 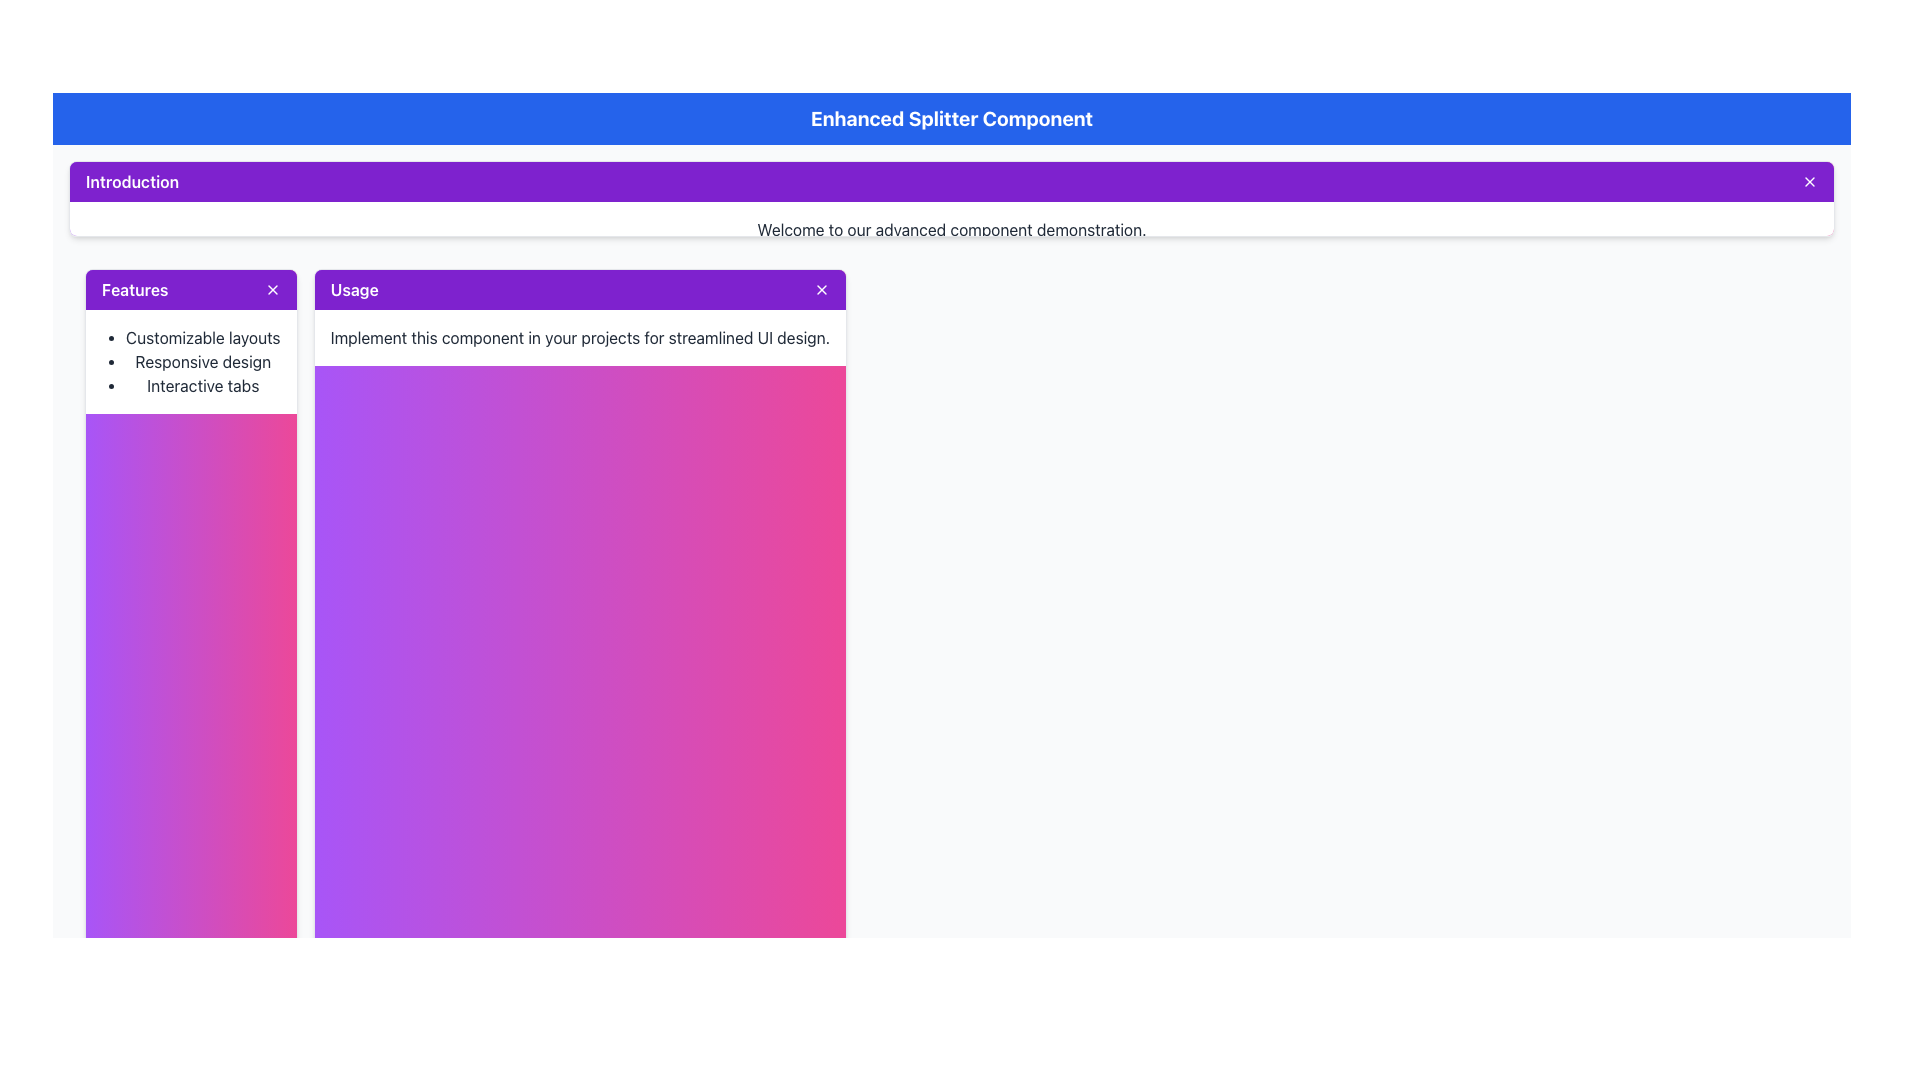 What do you see at coordinates (950, 197) in the screenshot?
I see `the header located beneath the blue banner labeled 'Enhanced Splitter Component' for navigation purposes` at bounding box center [950, 197].